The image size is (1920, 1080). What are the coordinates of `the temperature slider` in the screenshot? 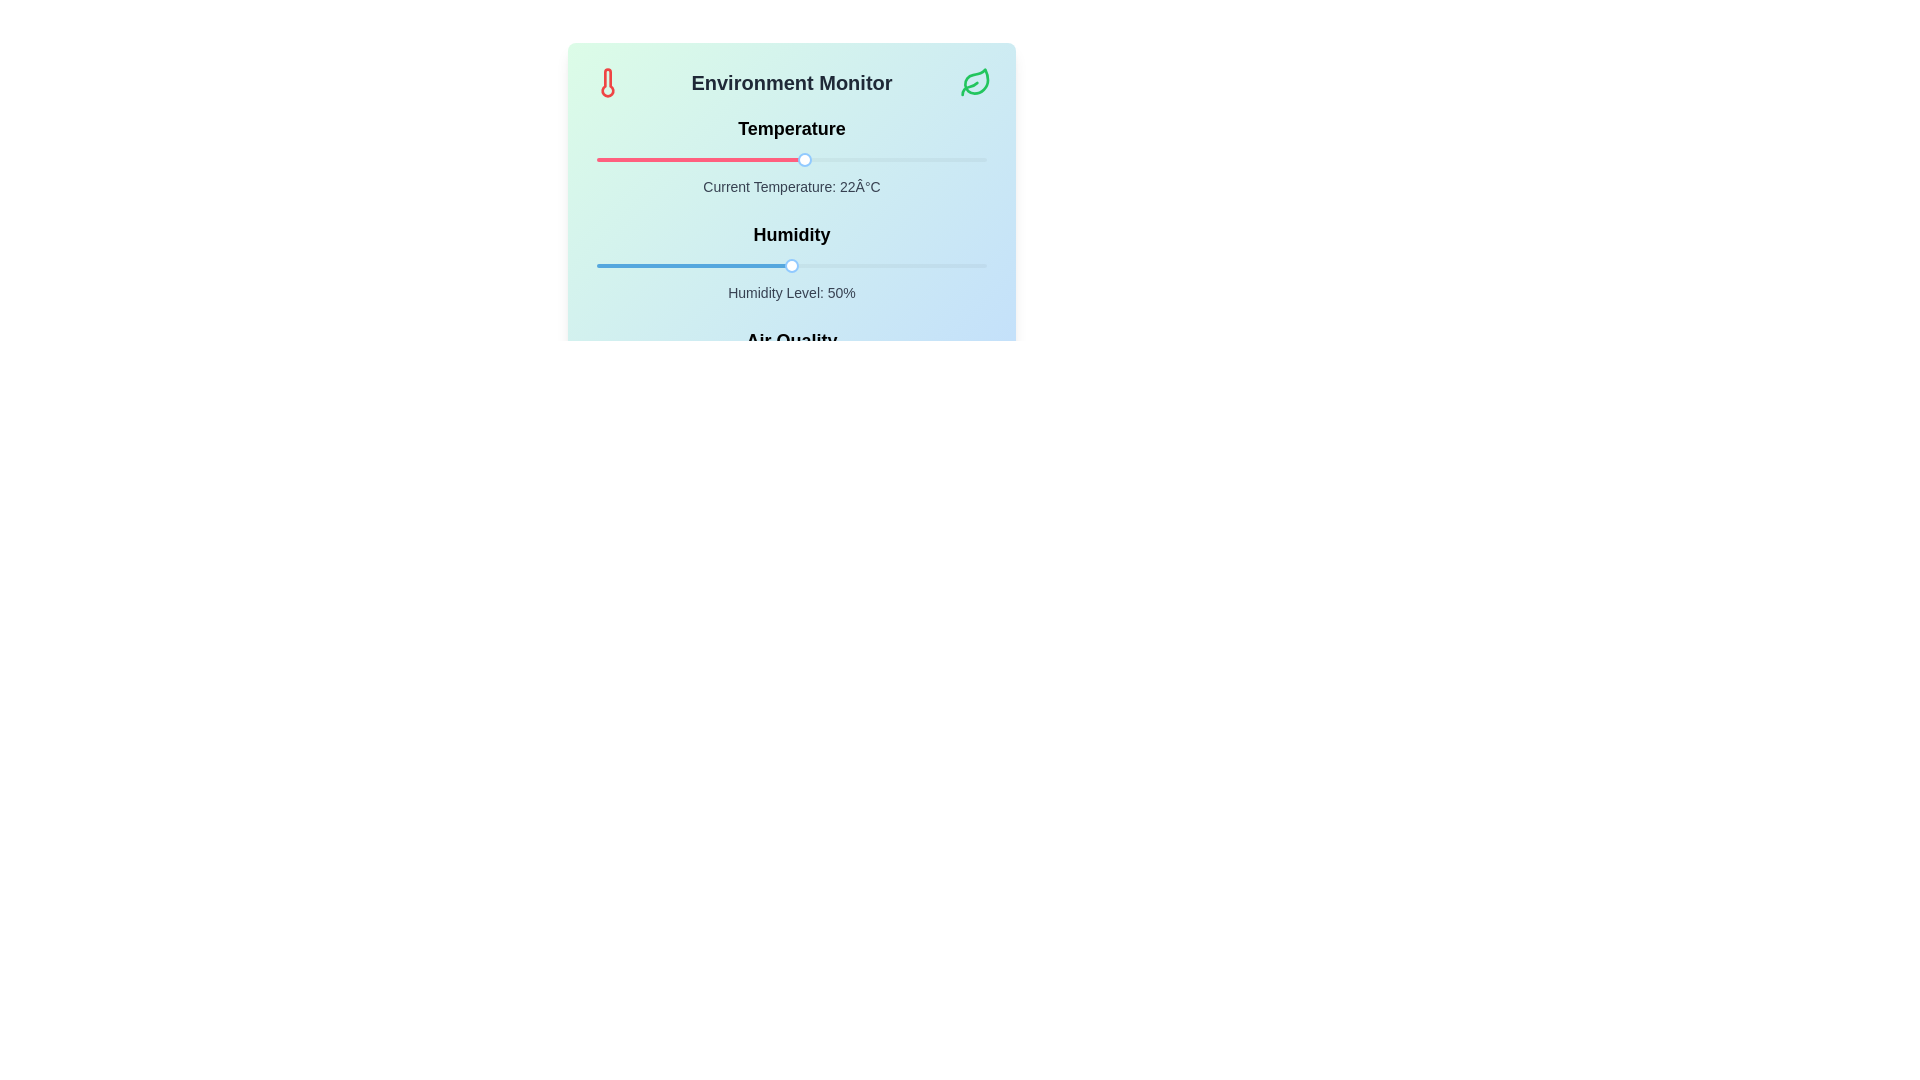 It's located at (888, 158).